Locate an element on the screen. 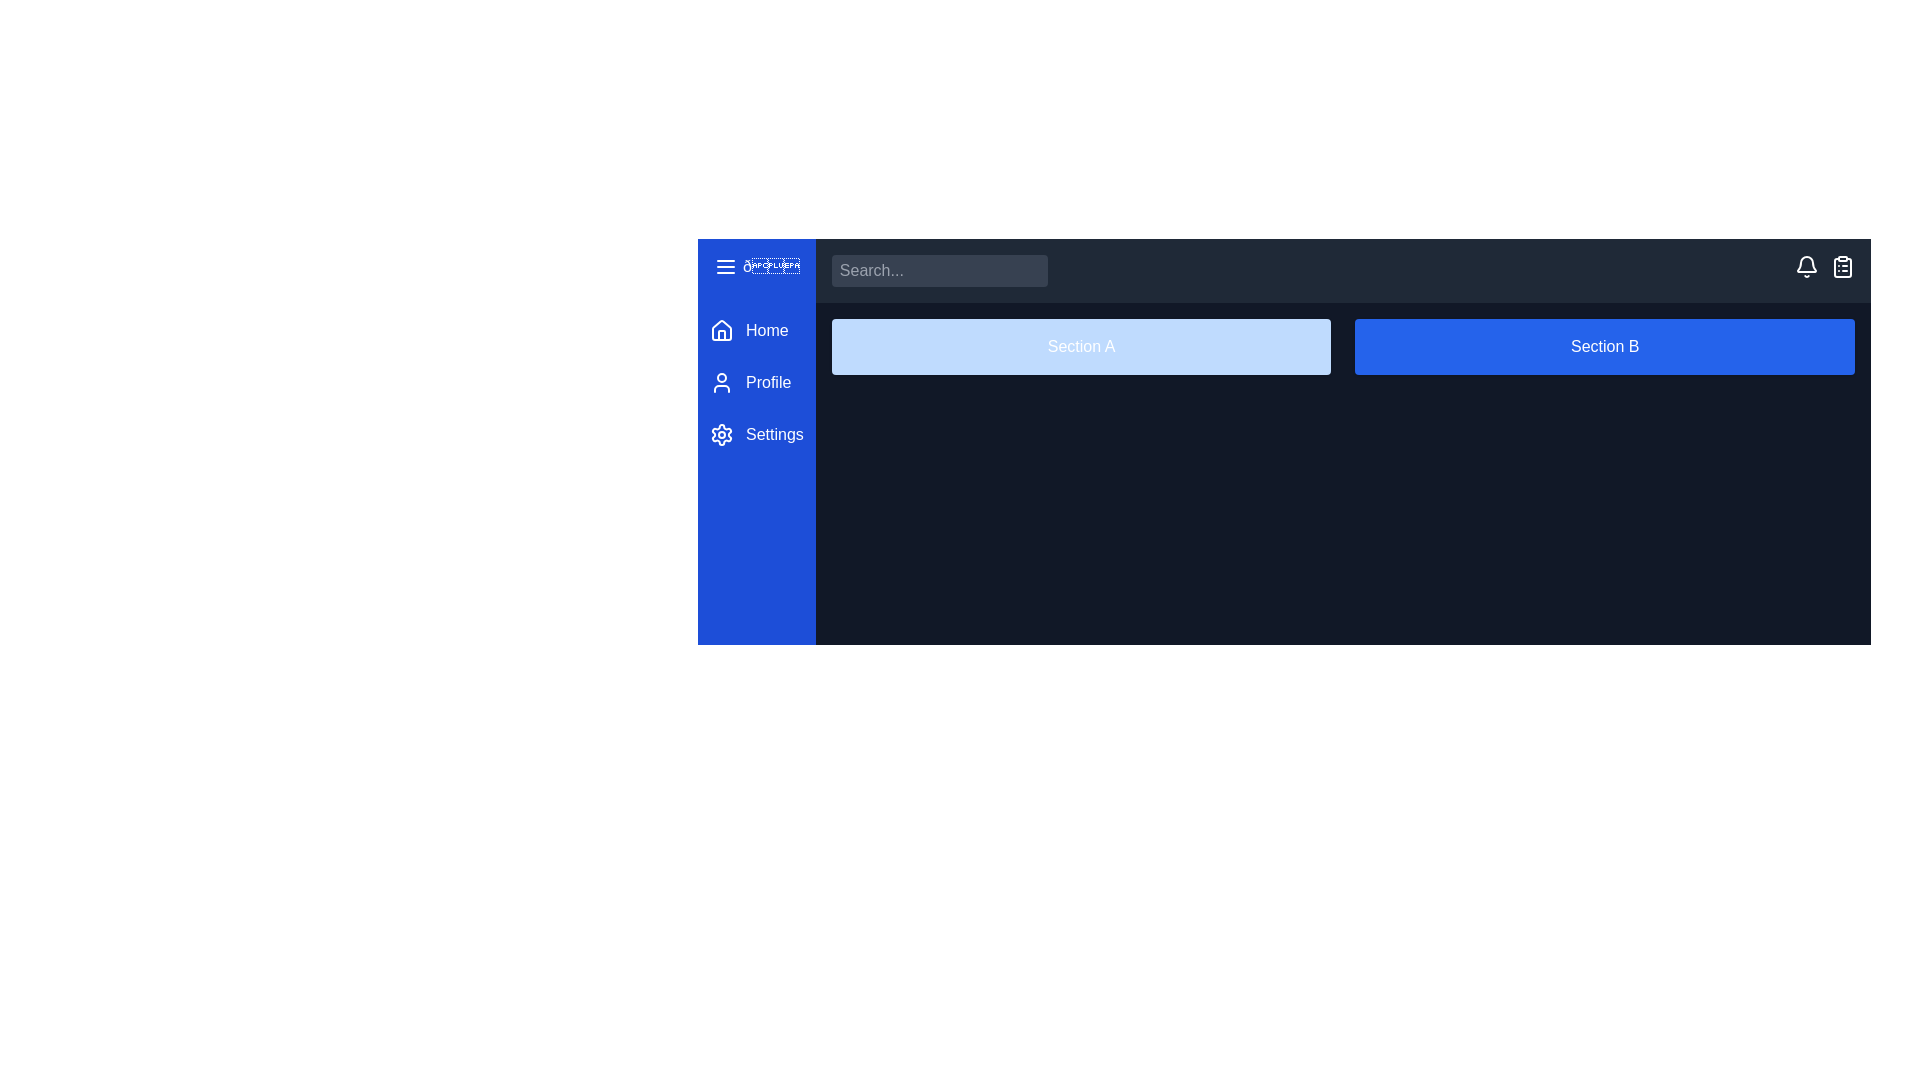 The image size is (1920, 1080). the 'Home' icon in the sidebar navigation menu is located at coordinates (720, 329).